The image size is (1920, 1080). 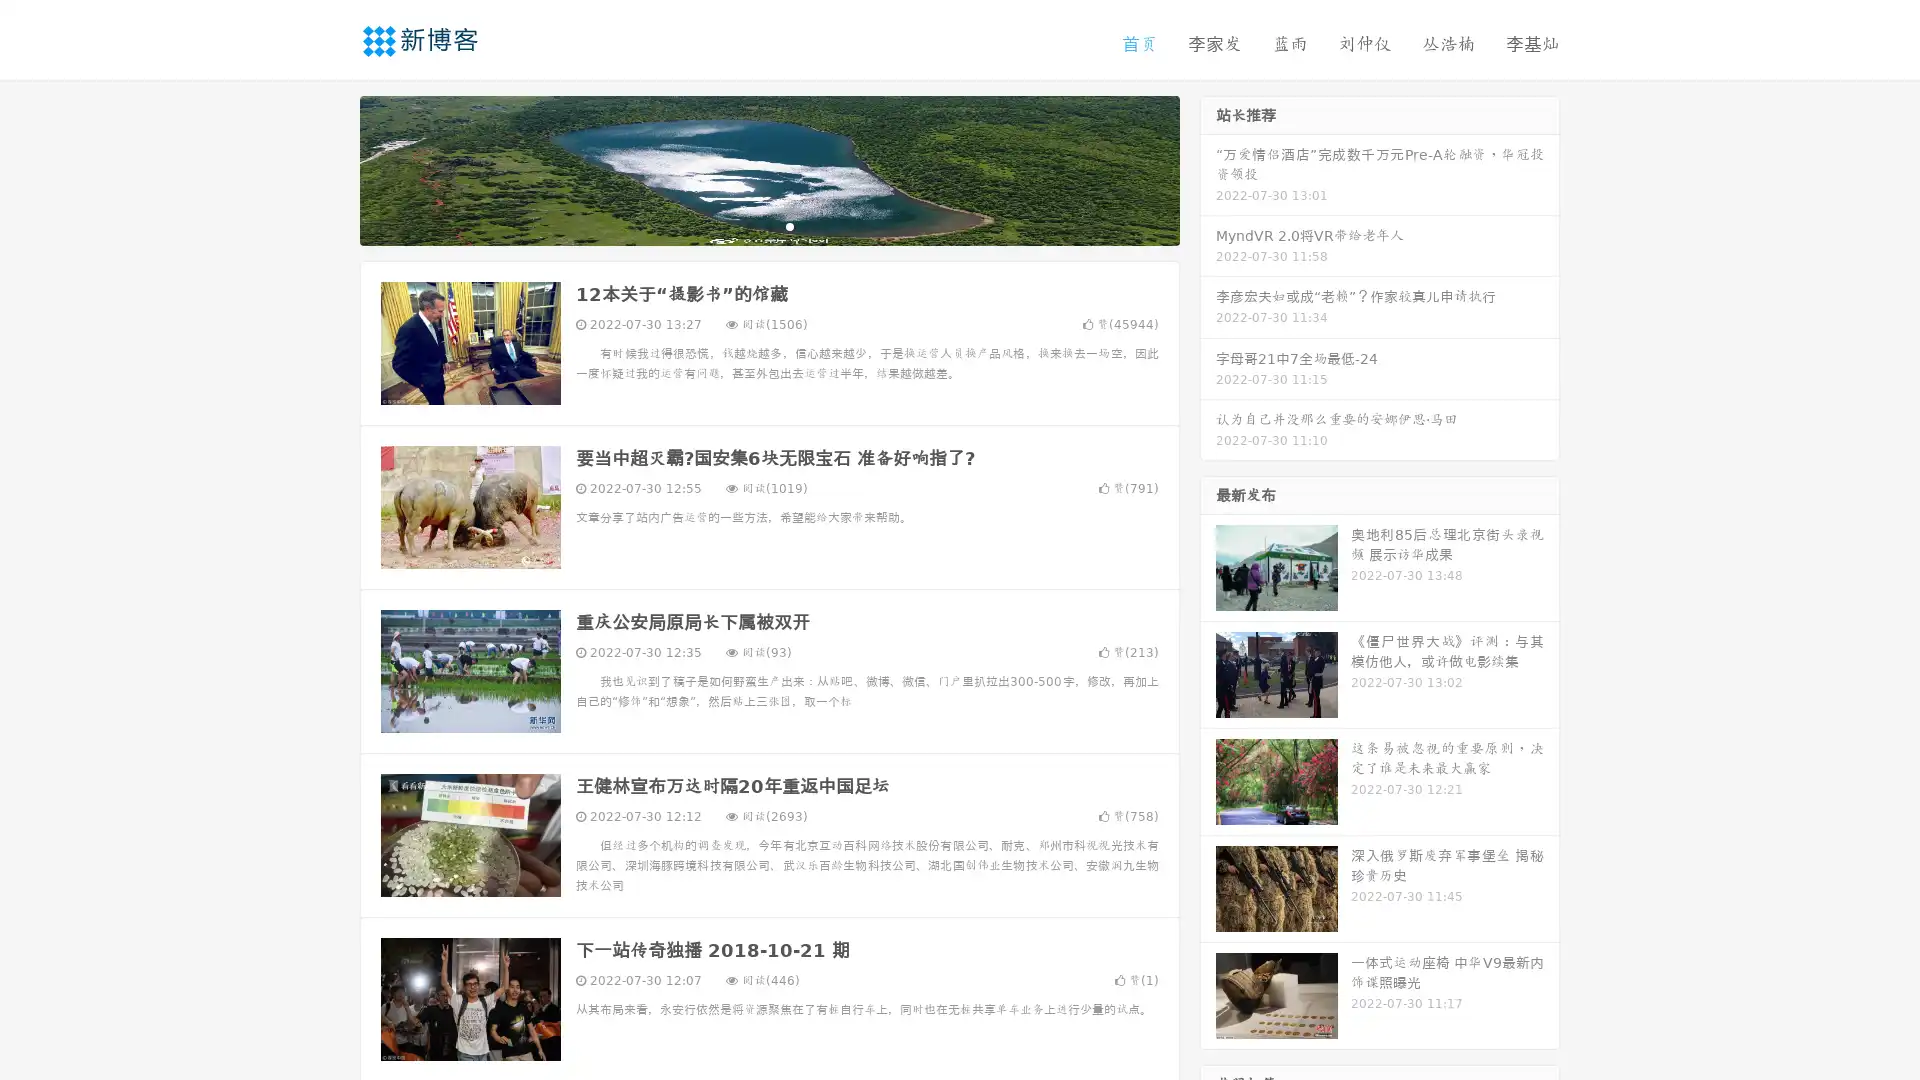 I want to click on Go to slide 1, so click(x=748, y=225).